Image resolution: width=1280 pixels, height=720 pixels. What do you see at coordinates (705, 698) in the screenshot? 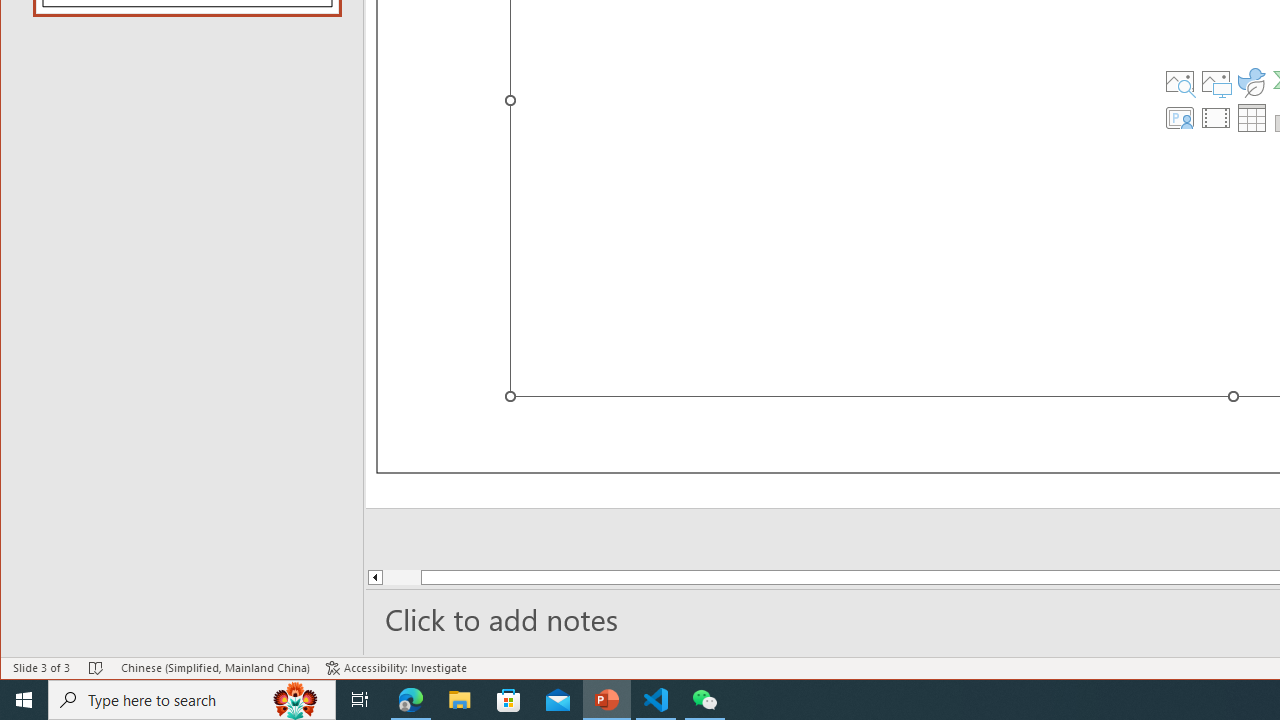
I see `'WeChat - 1 running window'` at bounding box center [705, 698].